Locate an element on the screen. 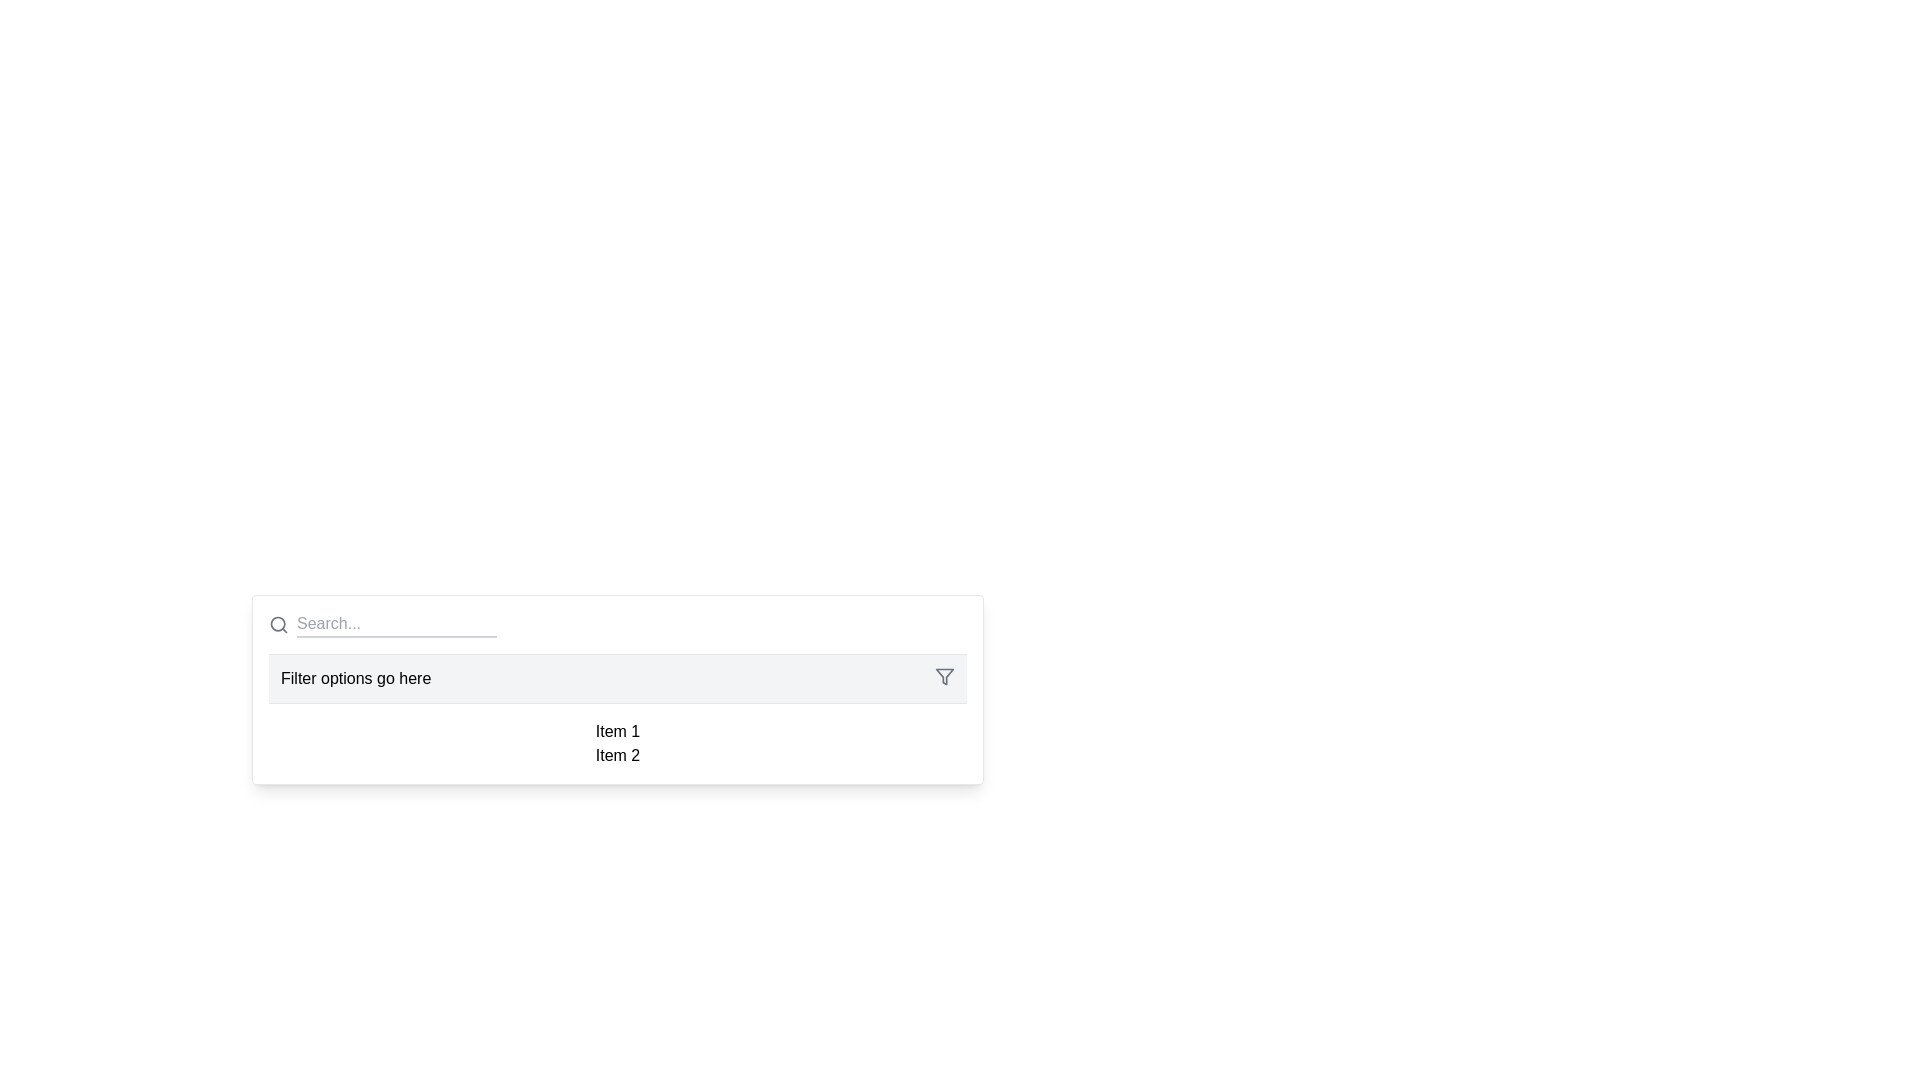 This screenshot has width=1920, height=1080. the text-based list item labeled 'Item 1' from its current position in the dropdown list is located at coordinates (617, 732).